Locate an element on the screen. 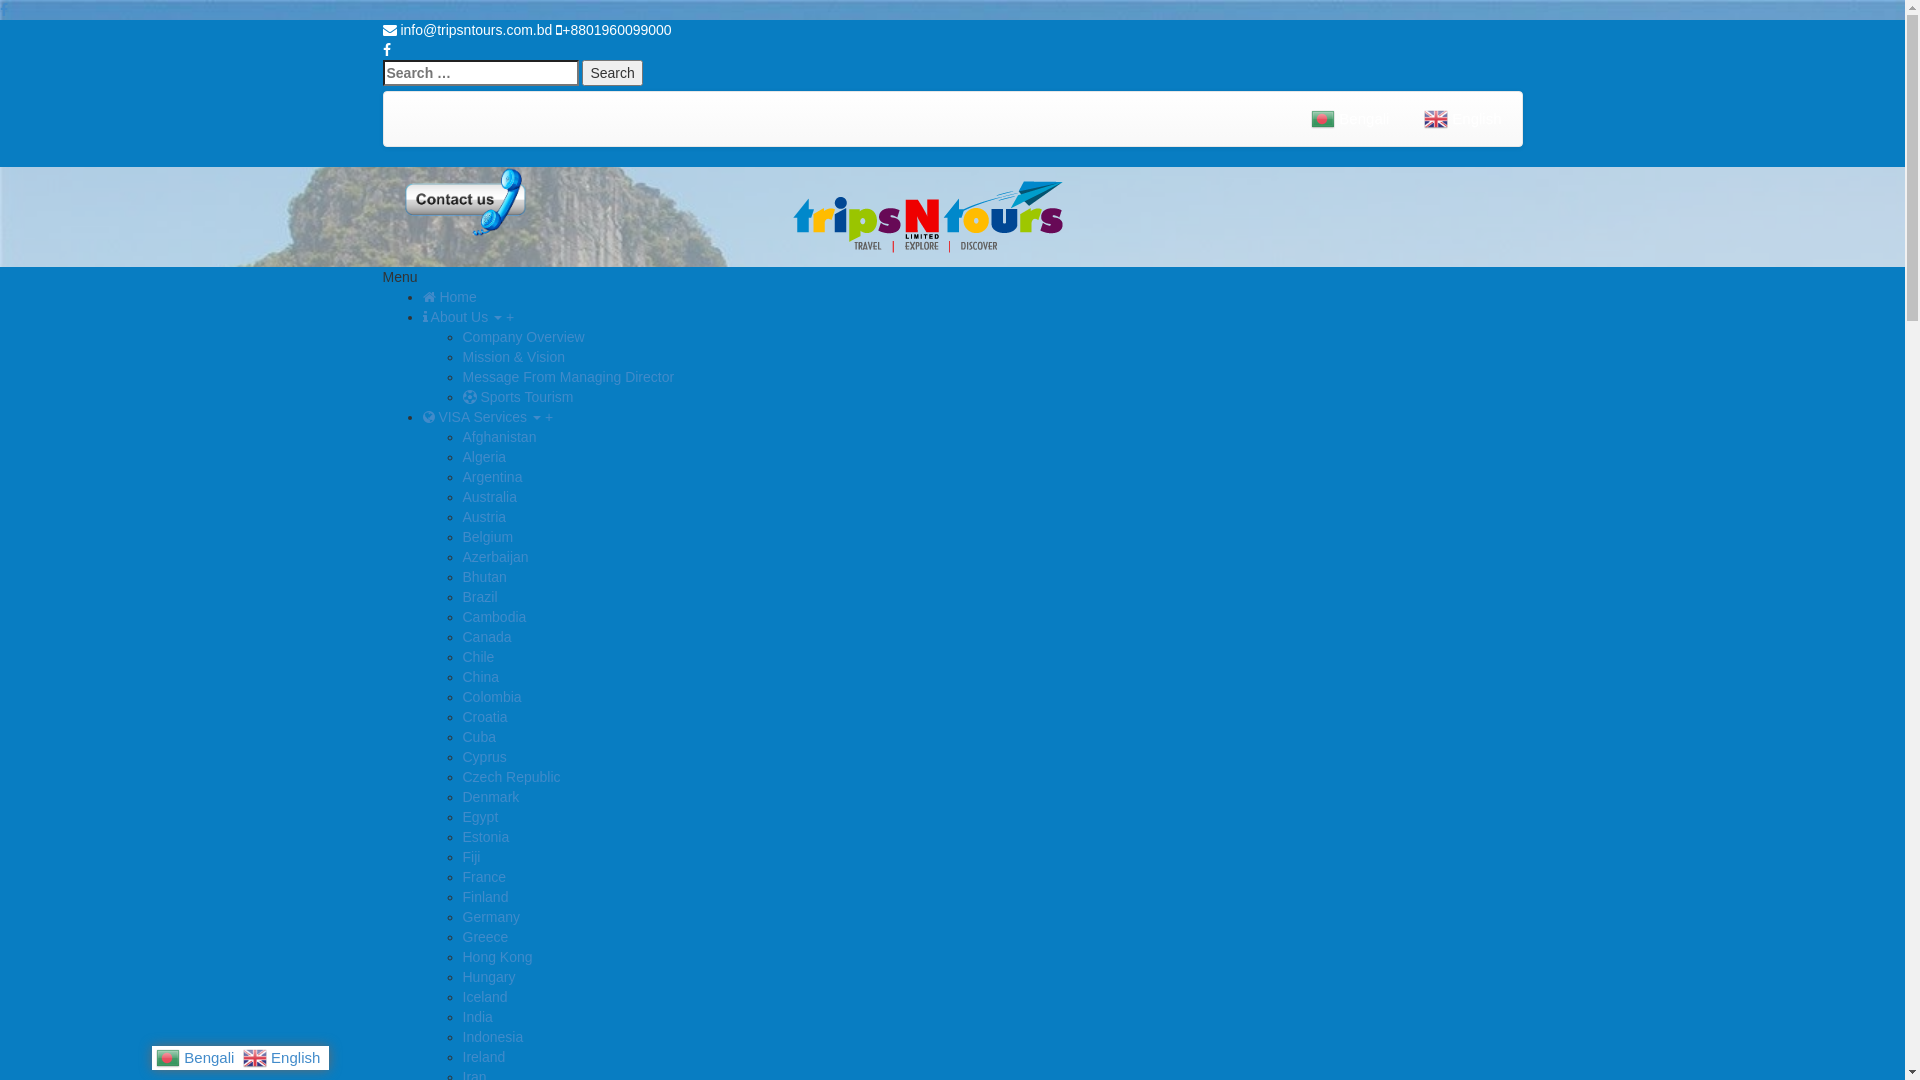 The image size is (1920, 1080). ' Home' is located at coordinates (421, 297).